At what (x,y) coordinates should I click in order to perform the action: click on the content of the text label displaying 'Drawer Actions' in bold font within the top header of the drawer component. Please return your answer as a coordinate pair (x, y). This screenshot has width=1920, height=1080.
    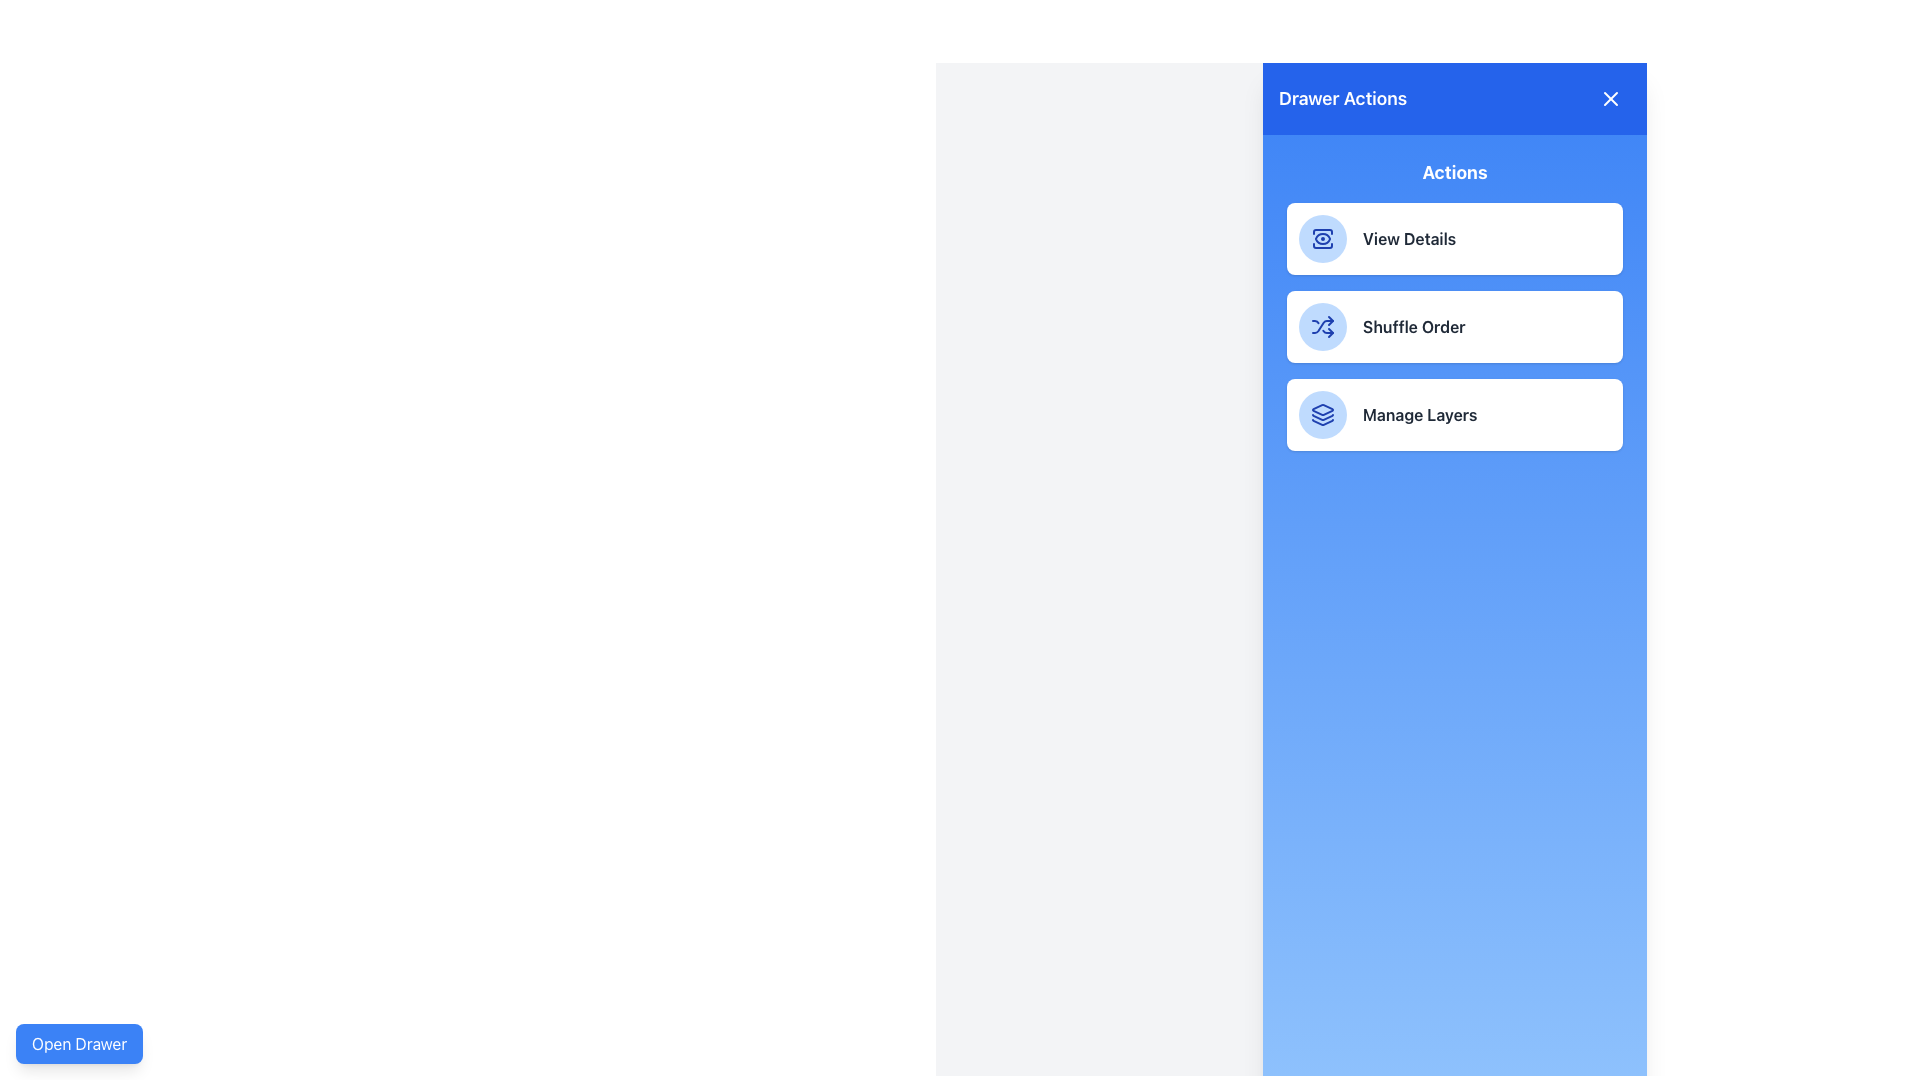
    Looking at the image, I should click on (1343, 99).